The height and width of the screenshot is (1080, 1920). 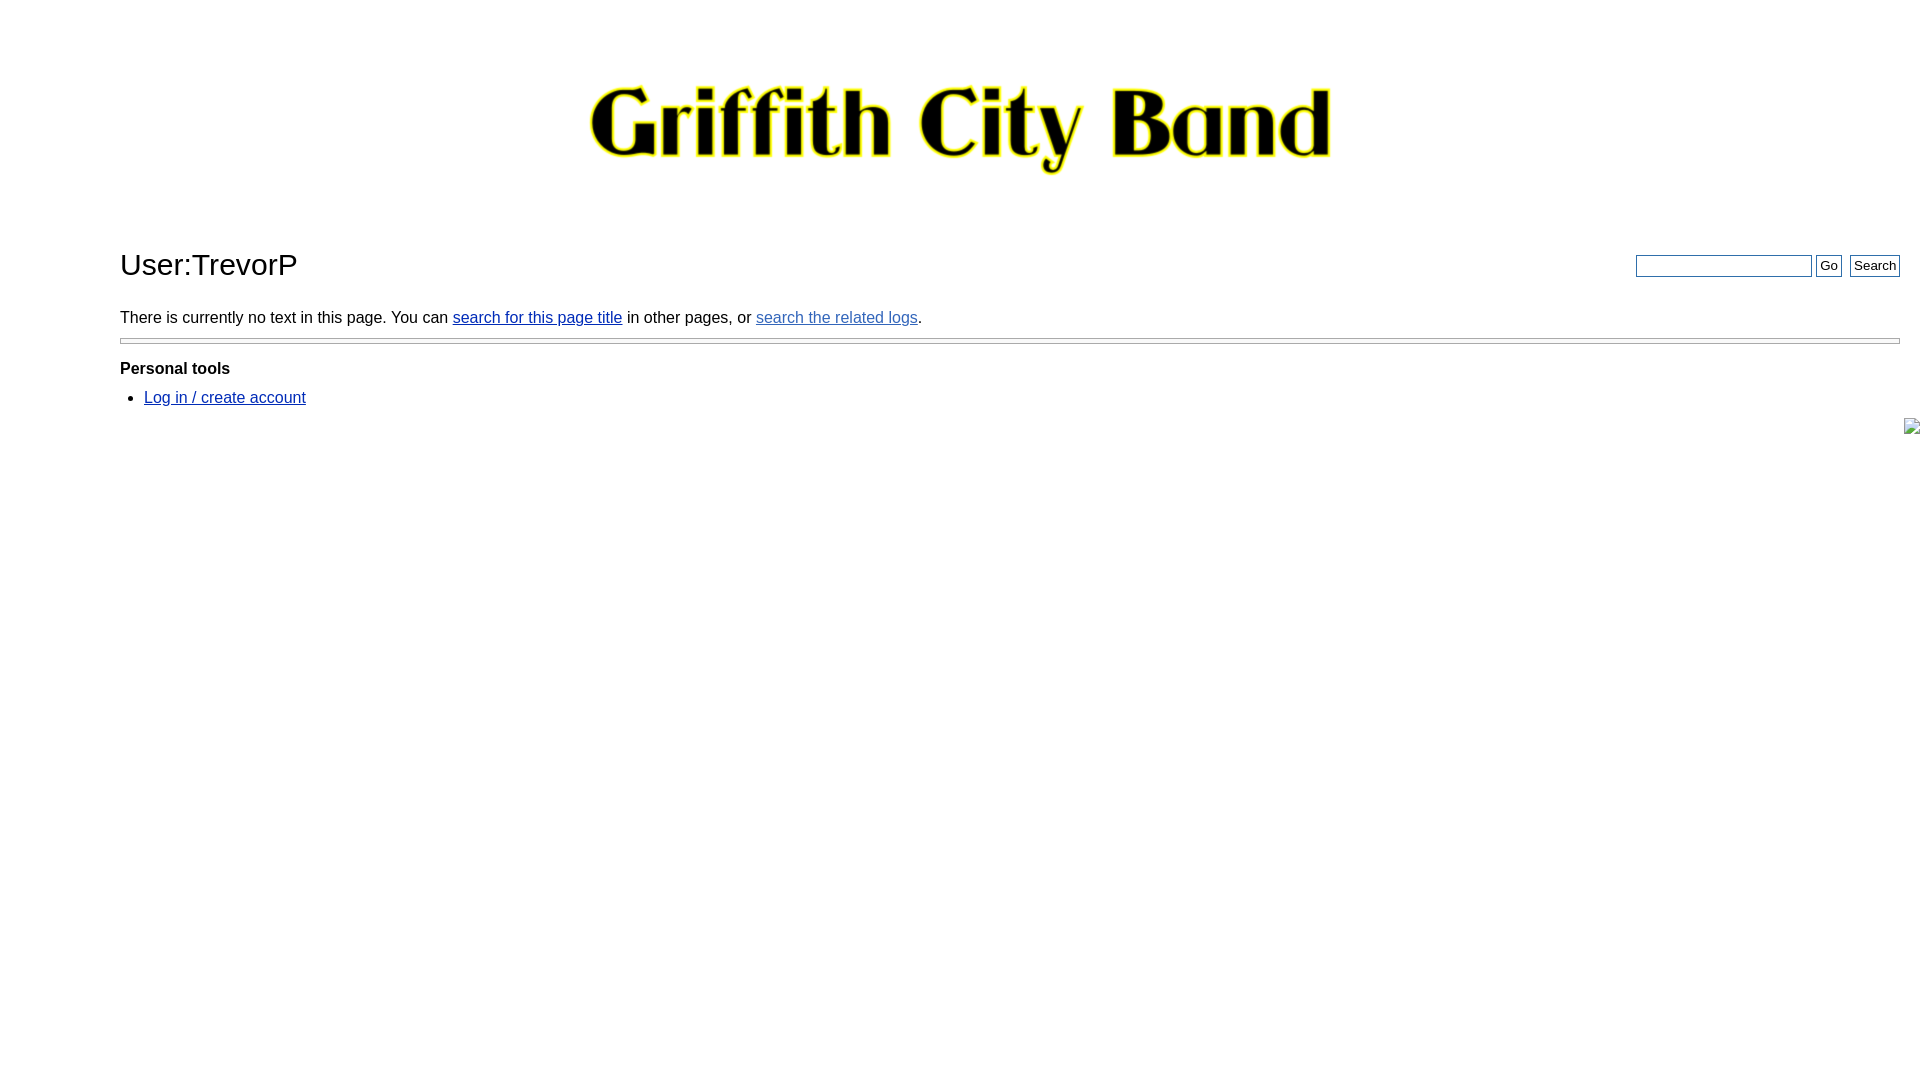 I want to click on 'search the related logs', so click(x=836, y=316).